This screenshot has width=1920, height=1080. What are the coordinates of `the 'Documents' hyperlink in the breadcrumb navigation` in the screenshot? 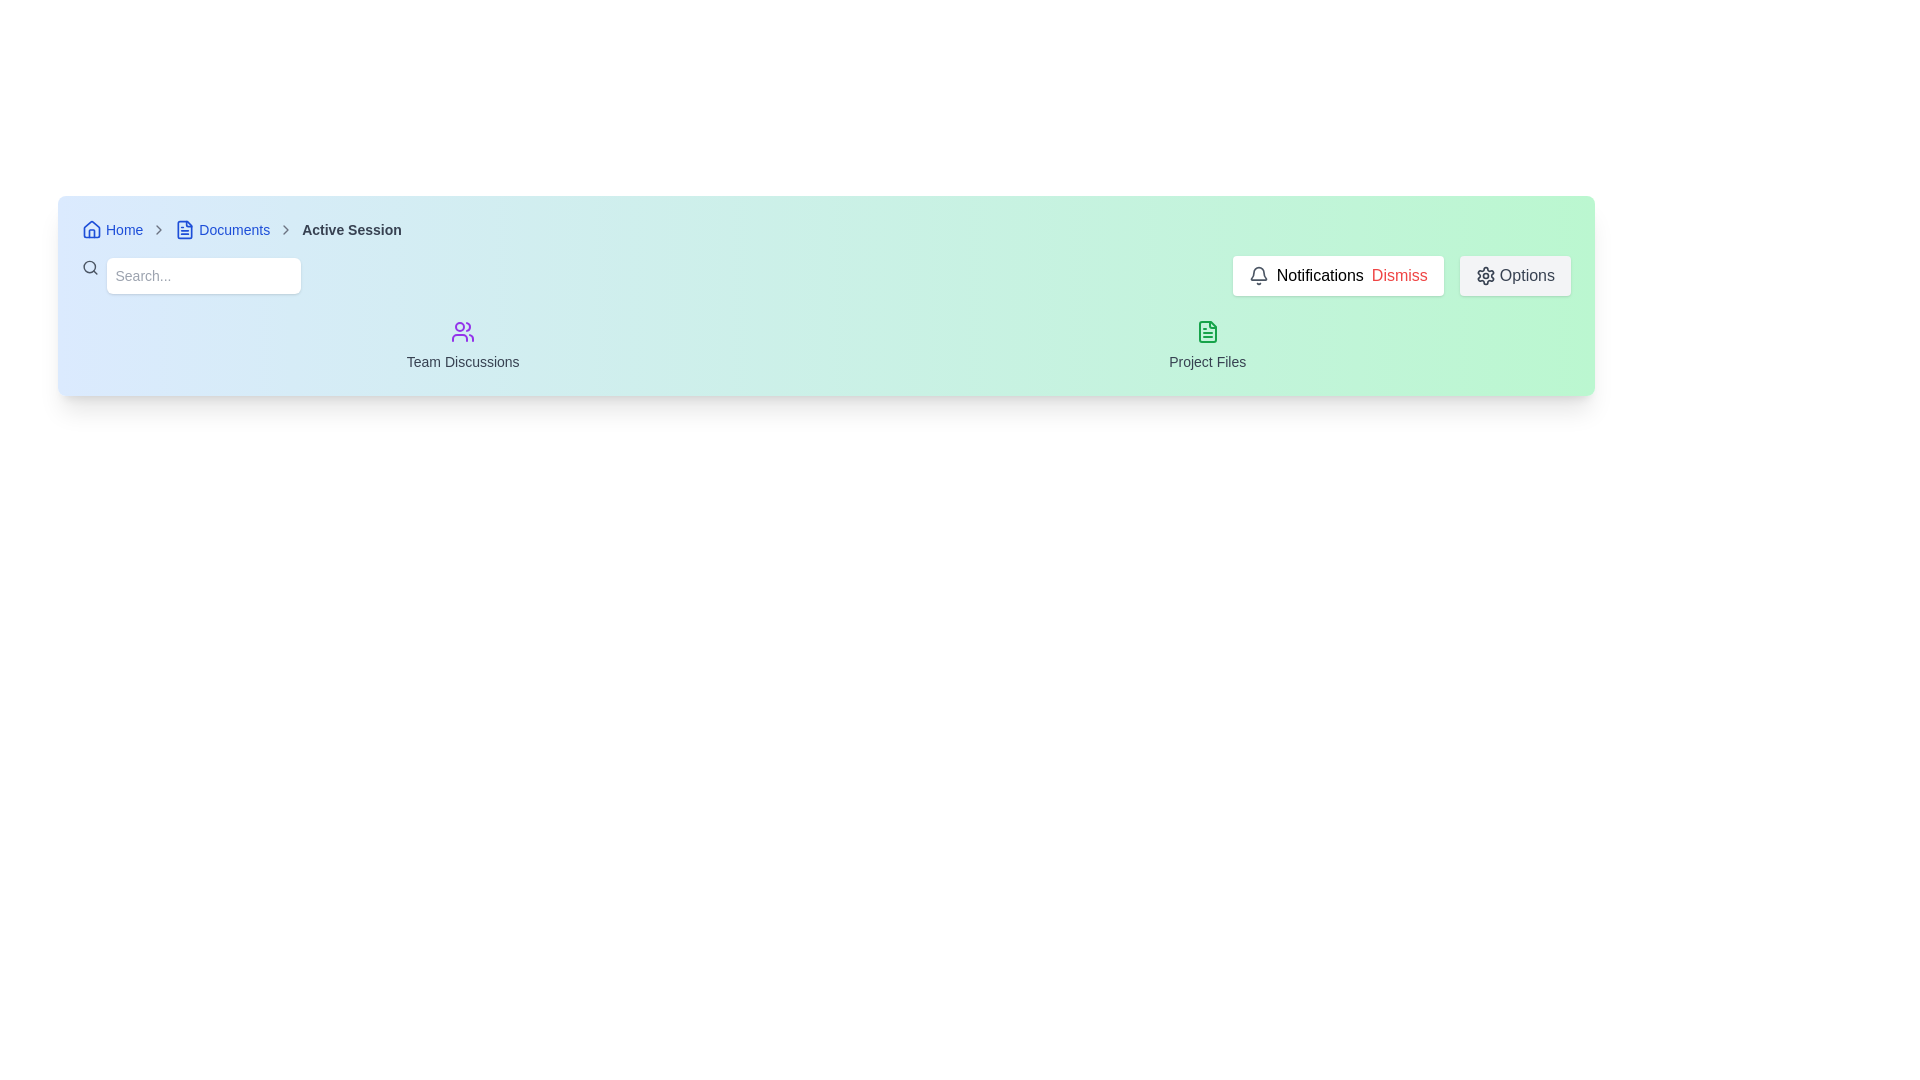 It's located at (222, 229).